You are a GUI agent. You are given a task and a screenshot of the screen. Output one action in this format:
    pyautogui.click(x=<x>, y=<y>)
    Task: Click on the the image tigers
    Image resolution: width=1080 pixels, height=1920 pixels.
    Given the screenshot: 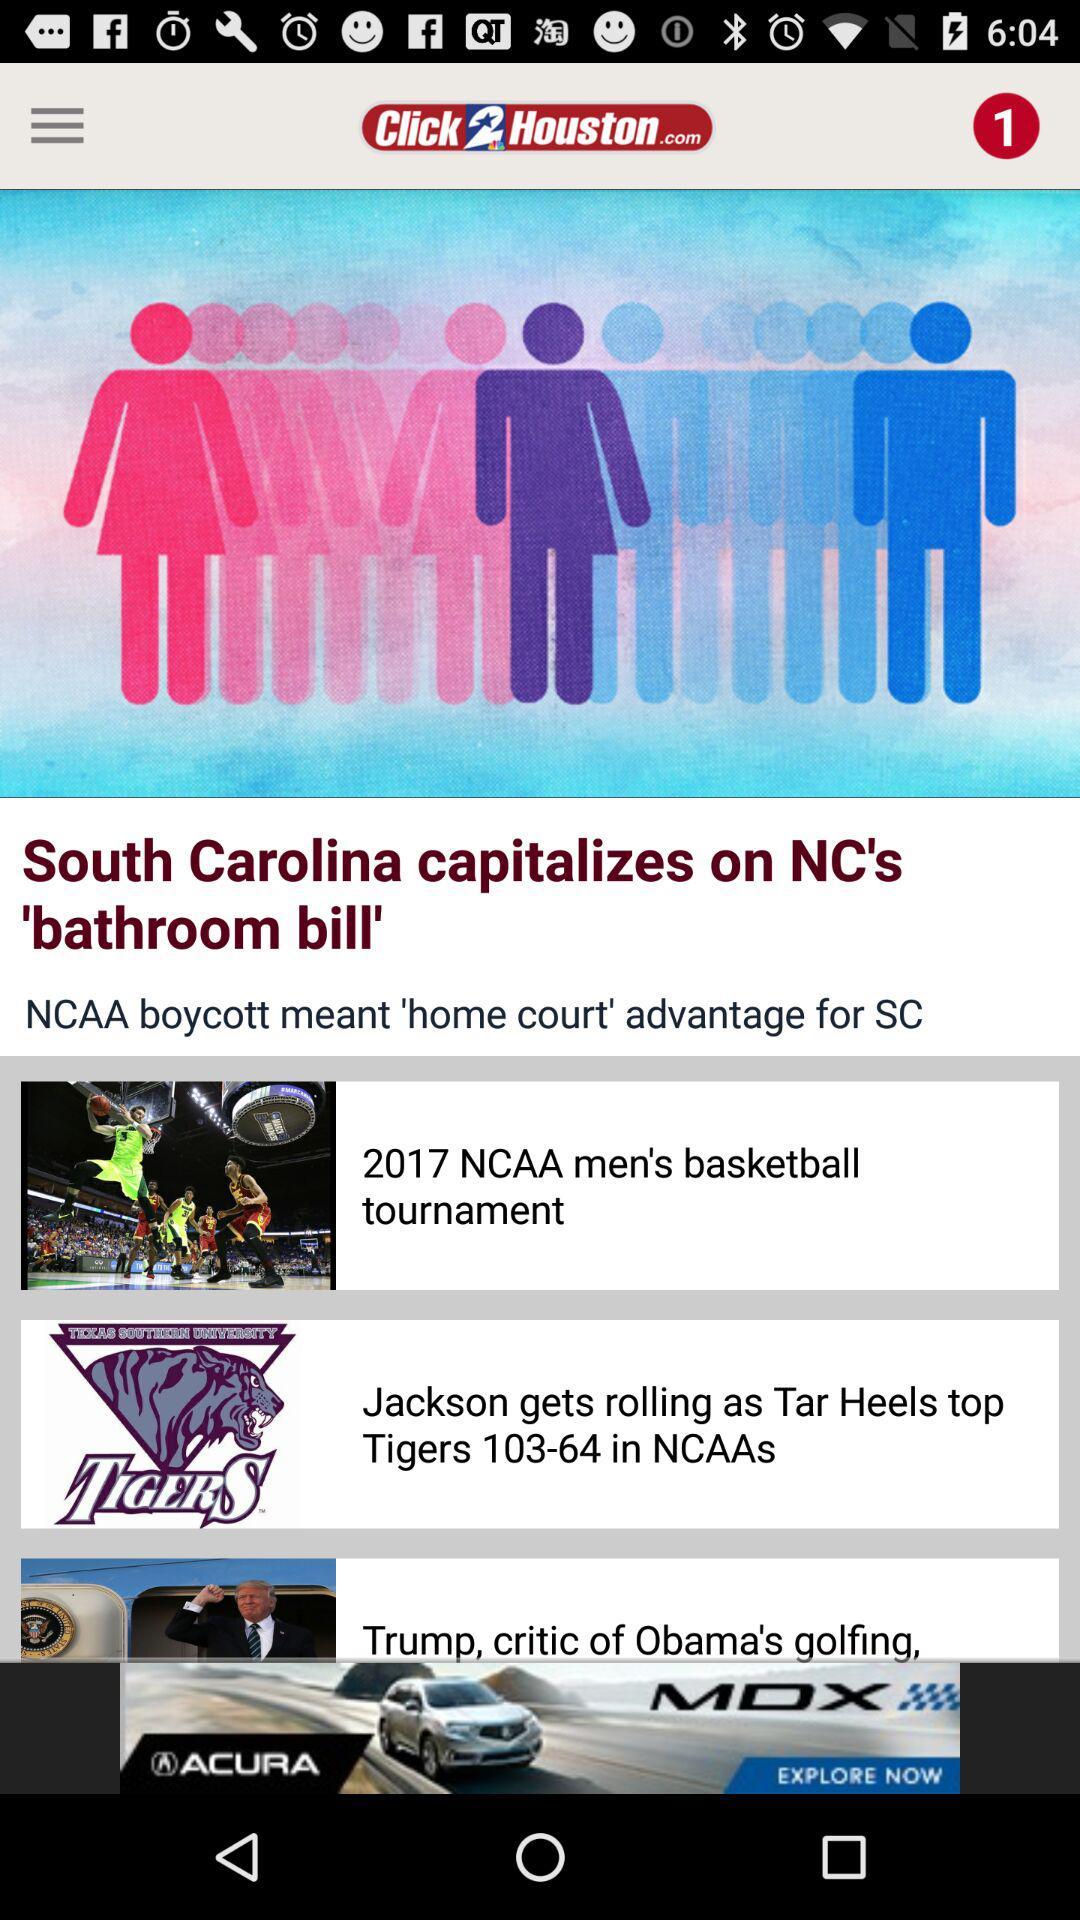 What is the action you would take?
    pyautogui.click(x=177, y=1423)
    